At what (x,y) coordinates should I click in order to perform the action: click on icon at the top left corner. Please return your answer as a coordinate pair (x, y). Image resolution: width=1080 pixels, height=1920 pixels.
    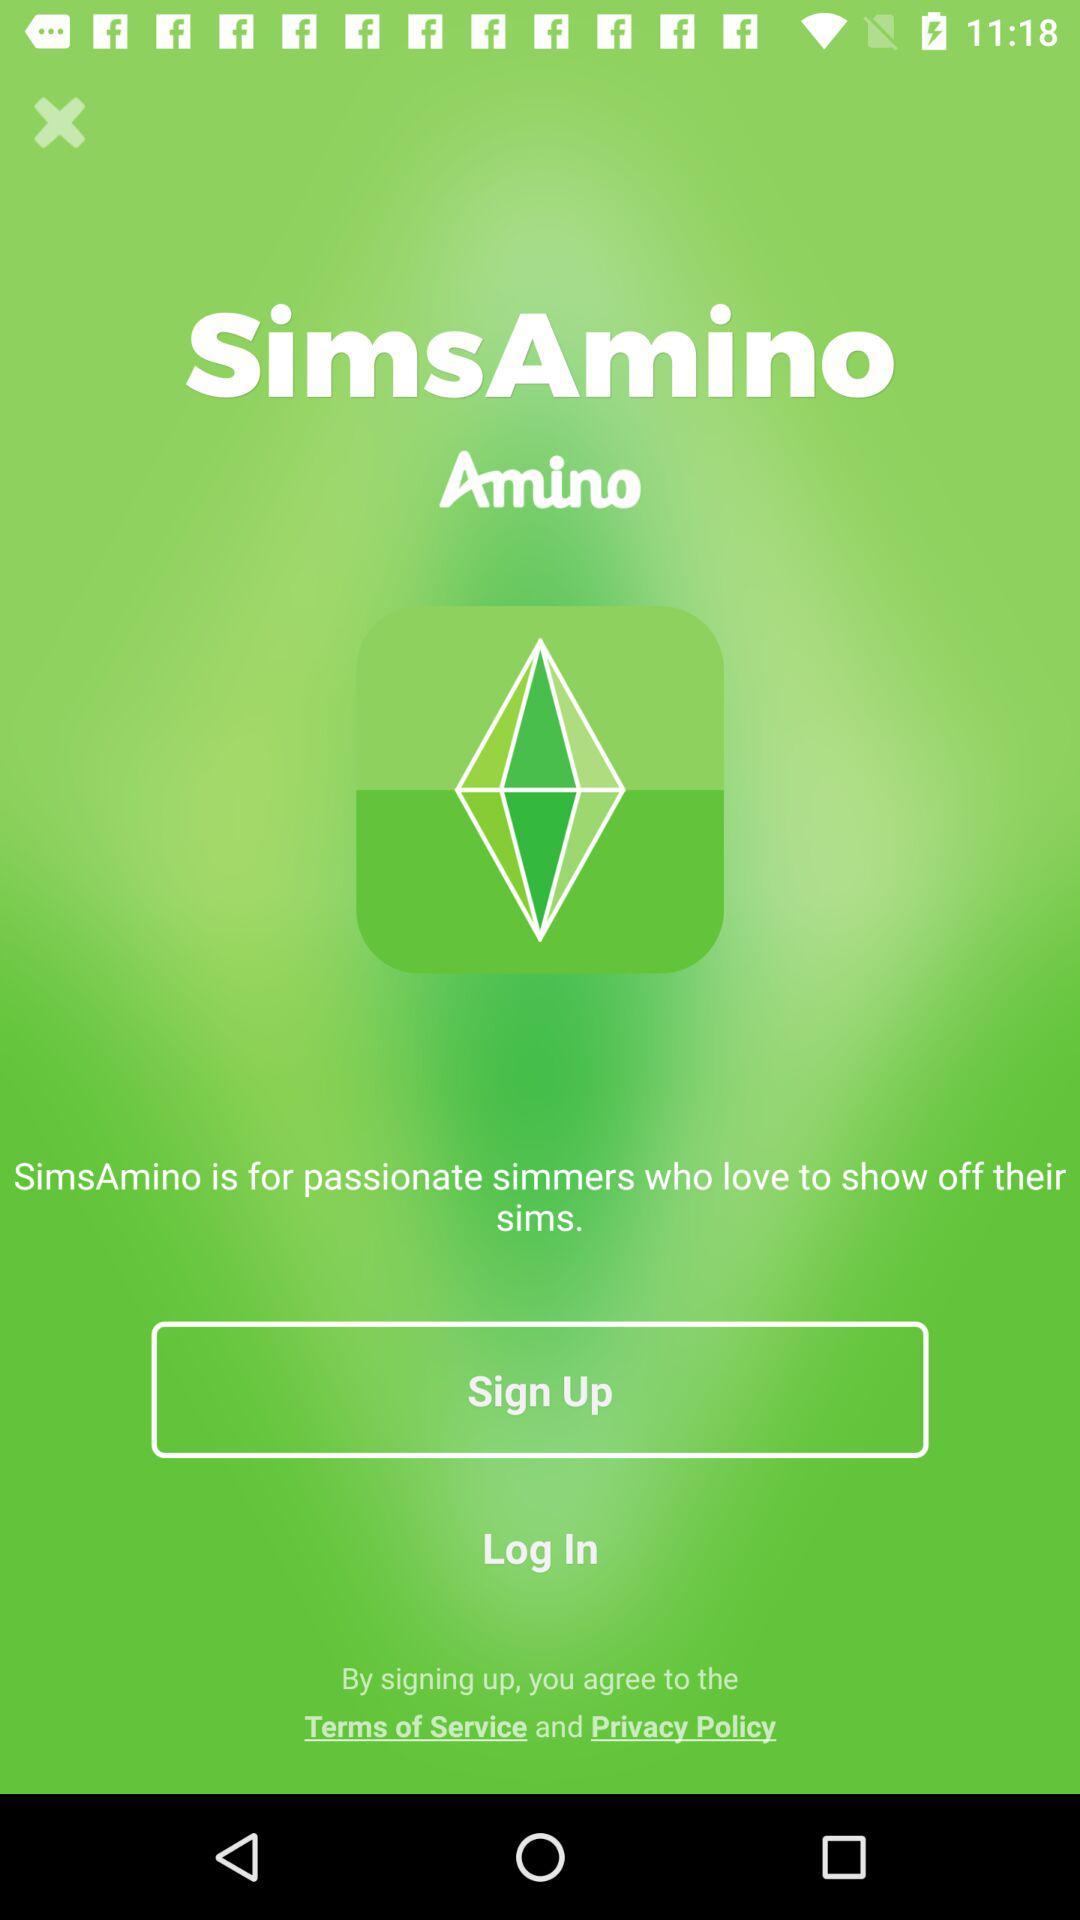
    Looking at the image, I should click on (59, 122).